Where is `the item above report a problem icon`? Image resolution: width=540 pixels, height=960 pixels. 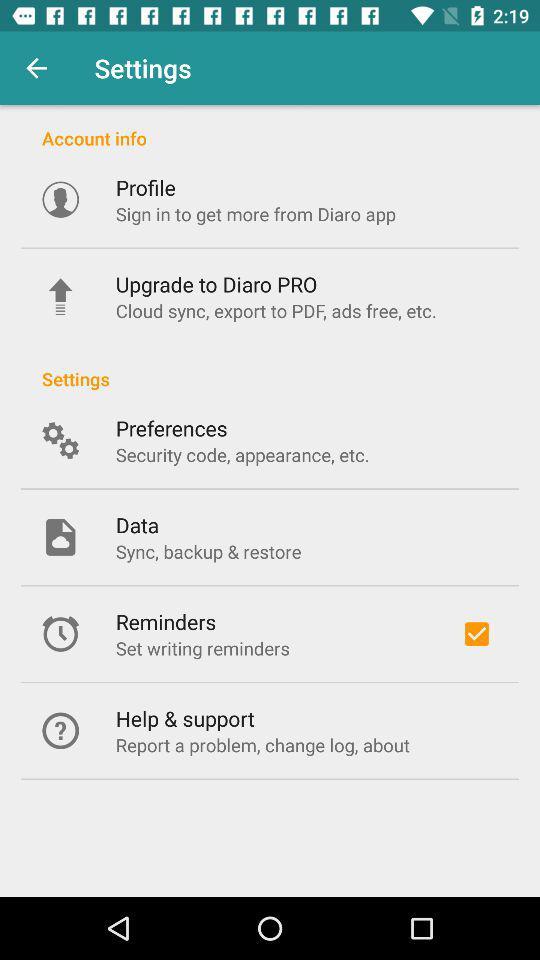
the item above report a problem icon is located at coordinates (185, 718).